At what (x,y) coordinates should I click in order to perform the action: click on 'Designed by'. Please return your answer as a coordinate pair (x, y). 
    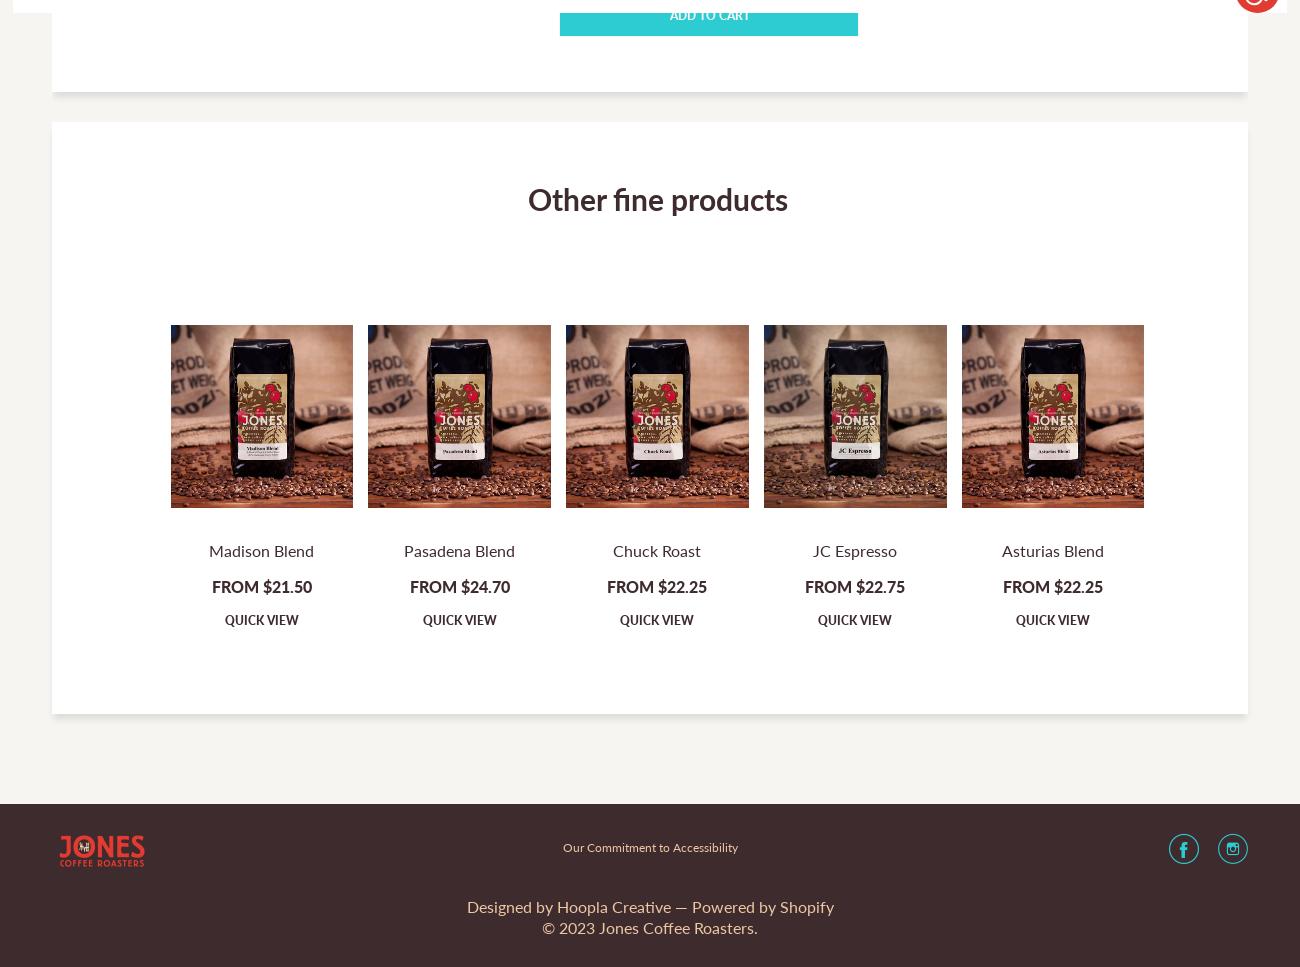
    Looking at the image, I should click on (511, 906).